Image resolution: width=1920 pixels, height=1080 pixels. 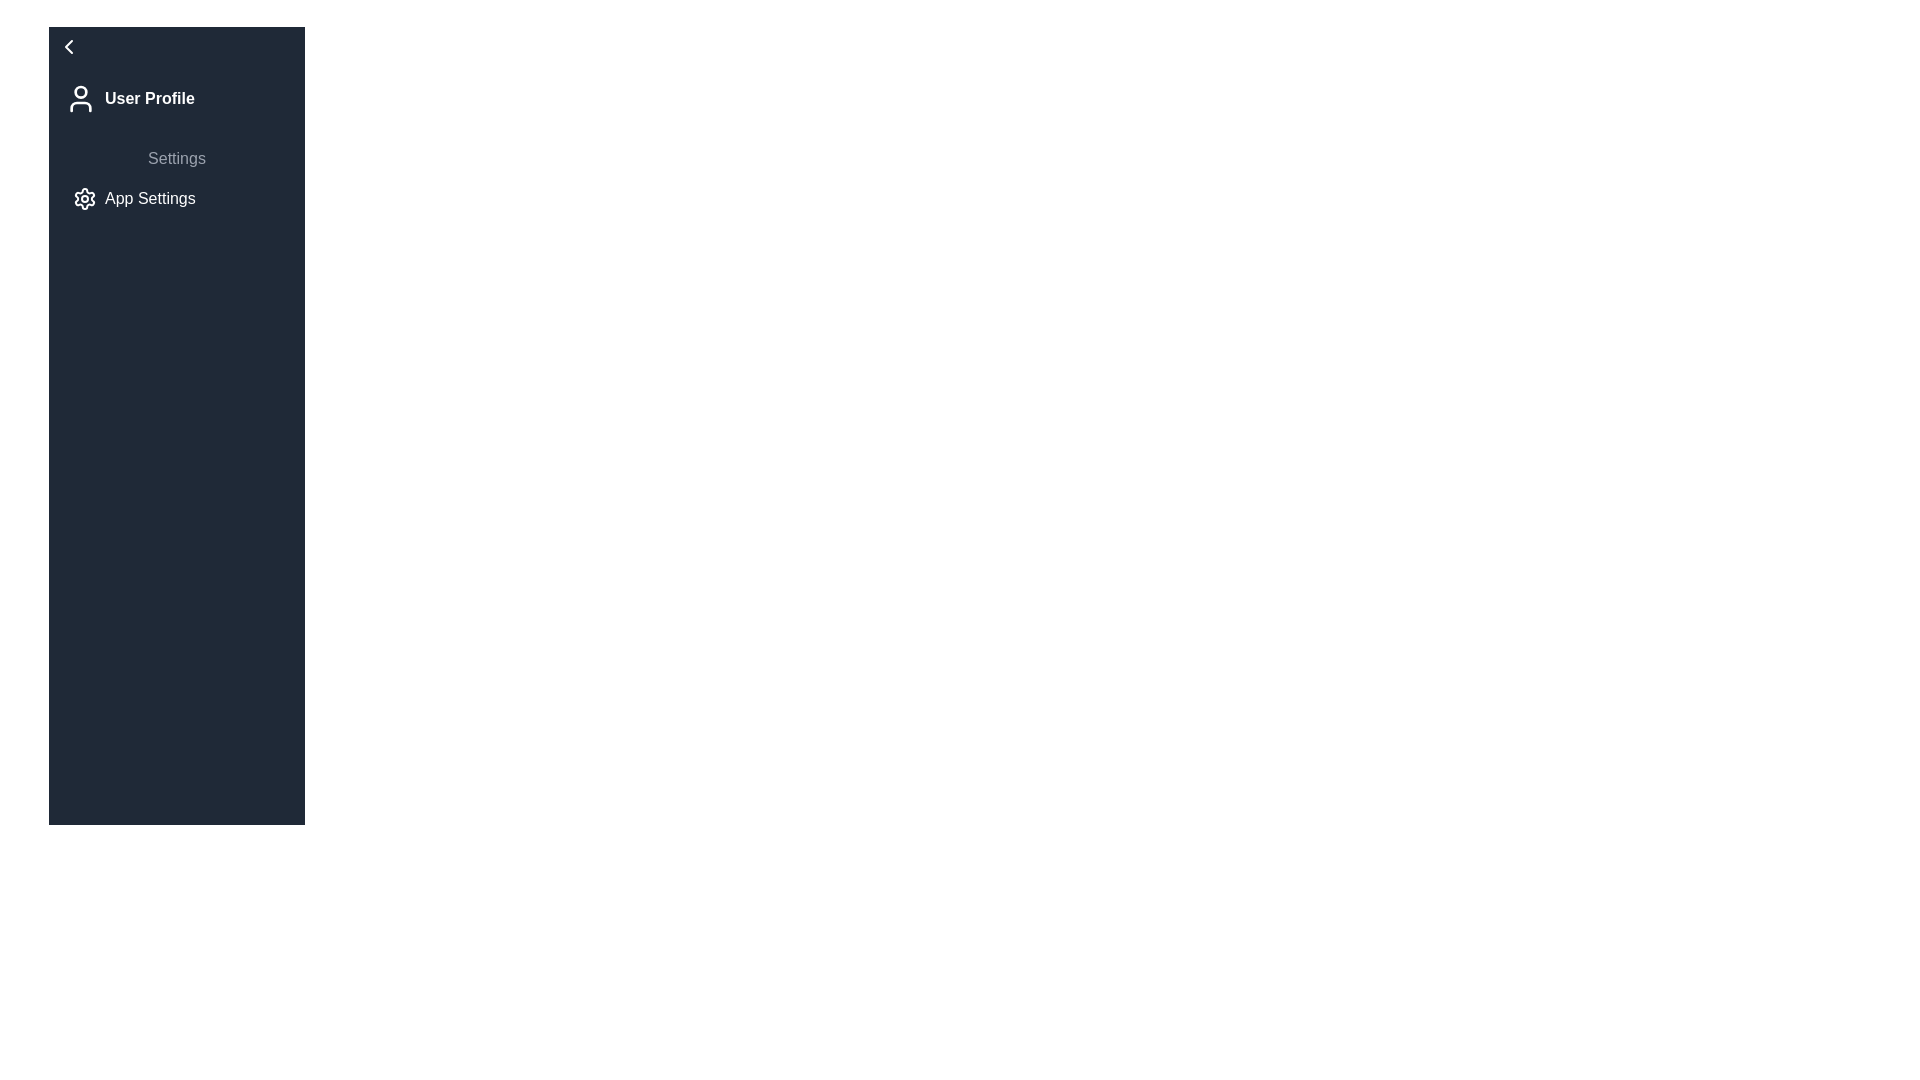 I want to click on the leftward-pointing chevron icon located in the top-left corner of the vertical navigation bar, so click(x=68, y=45).